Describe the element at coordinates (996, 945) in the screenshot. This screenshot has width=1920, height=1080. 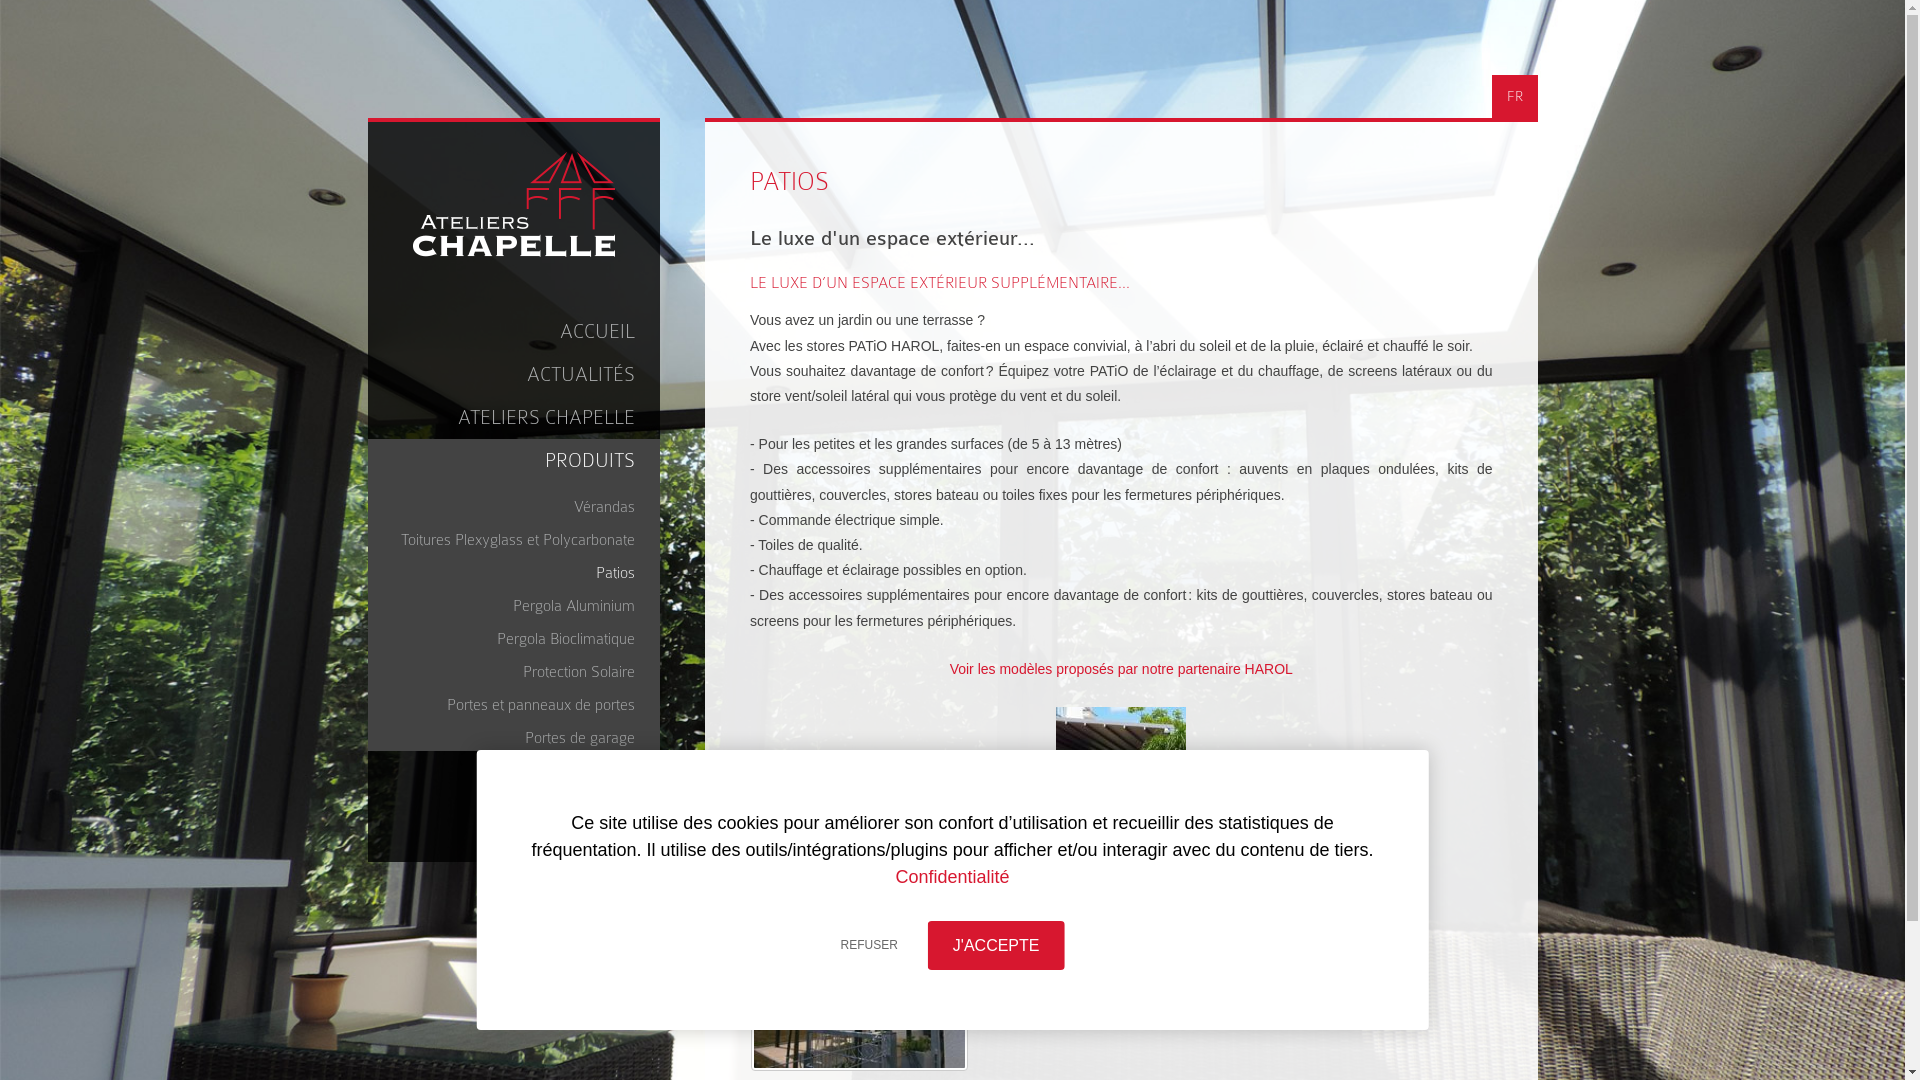
I see `'J'ACCEPTE'` at that location.